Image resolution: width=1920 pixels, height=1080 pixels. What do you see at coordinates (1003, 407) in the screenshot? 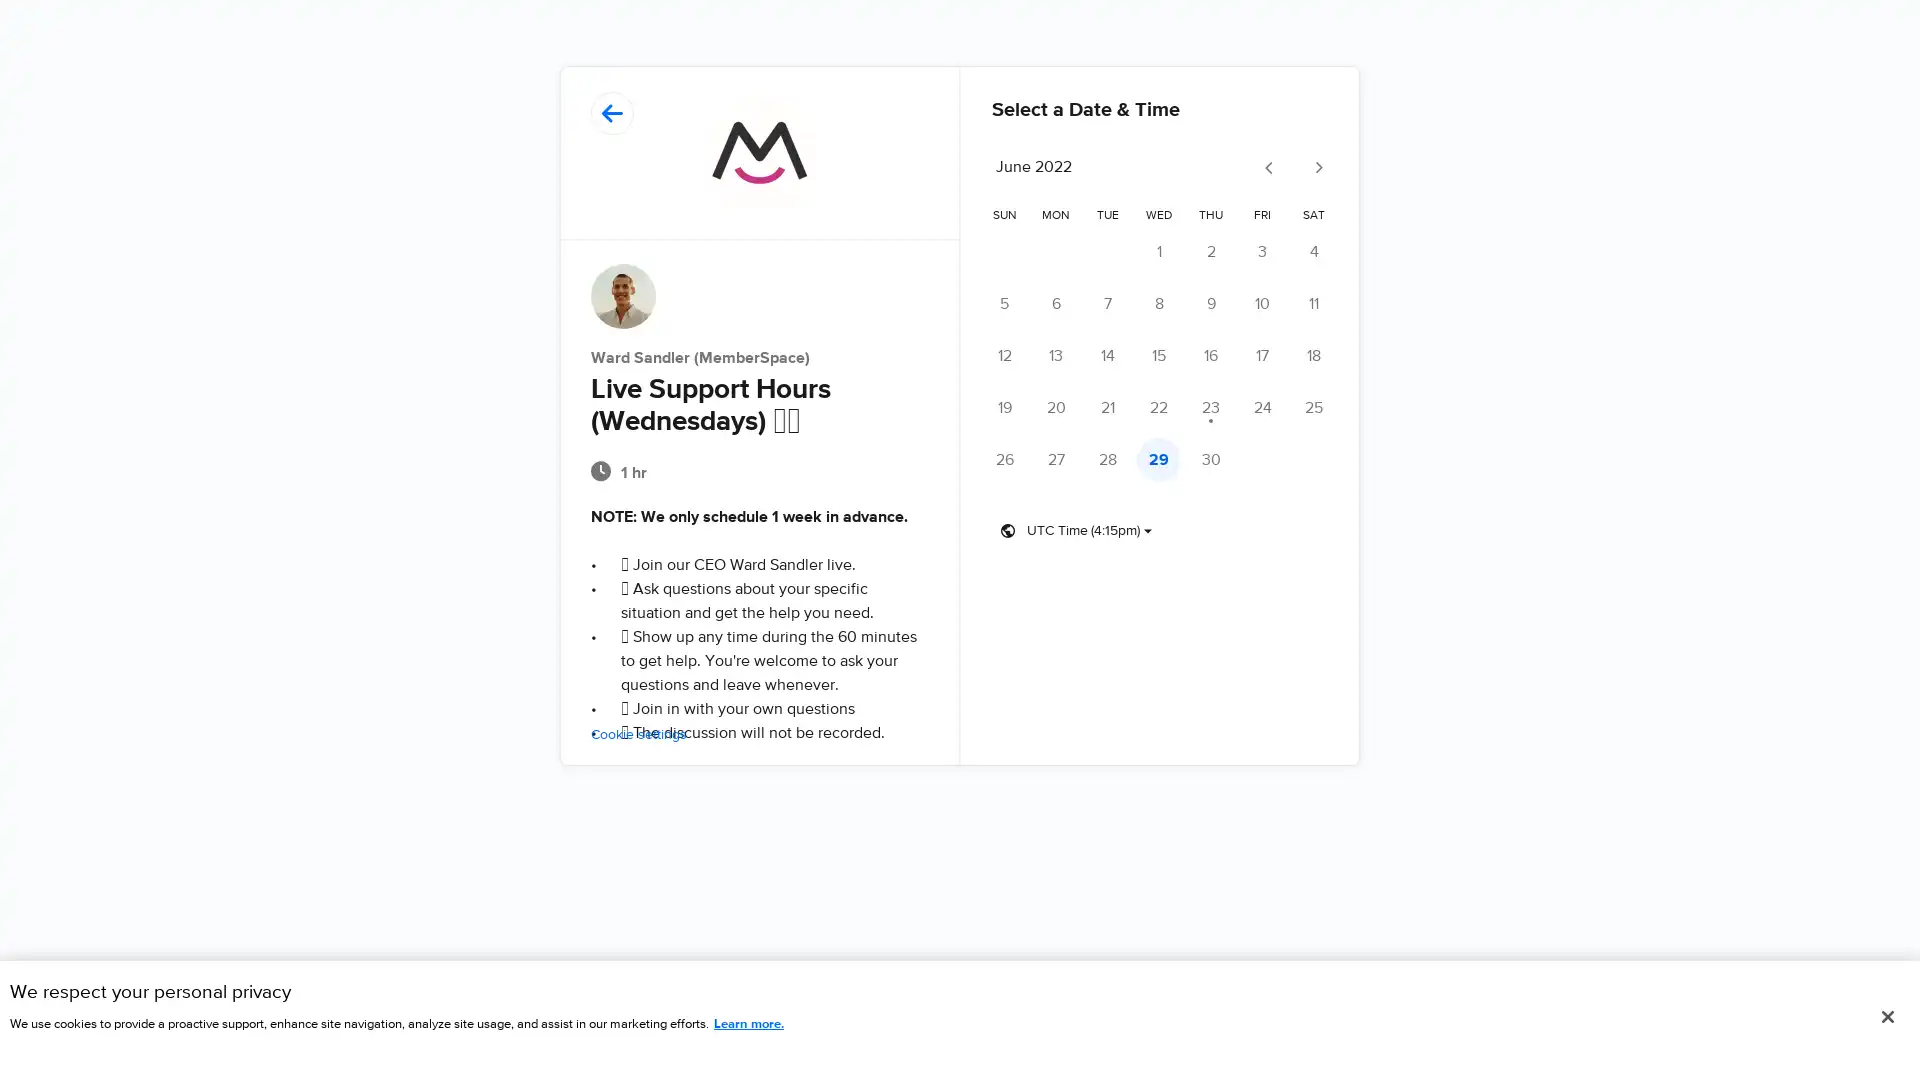
I see `Sunday, June 19 - No times available` at bounding box center [1003, 407].